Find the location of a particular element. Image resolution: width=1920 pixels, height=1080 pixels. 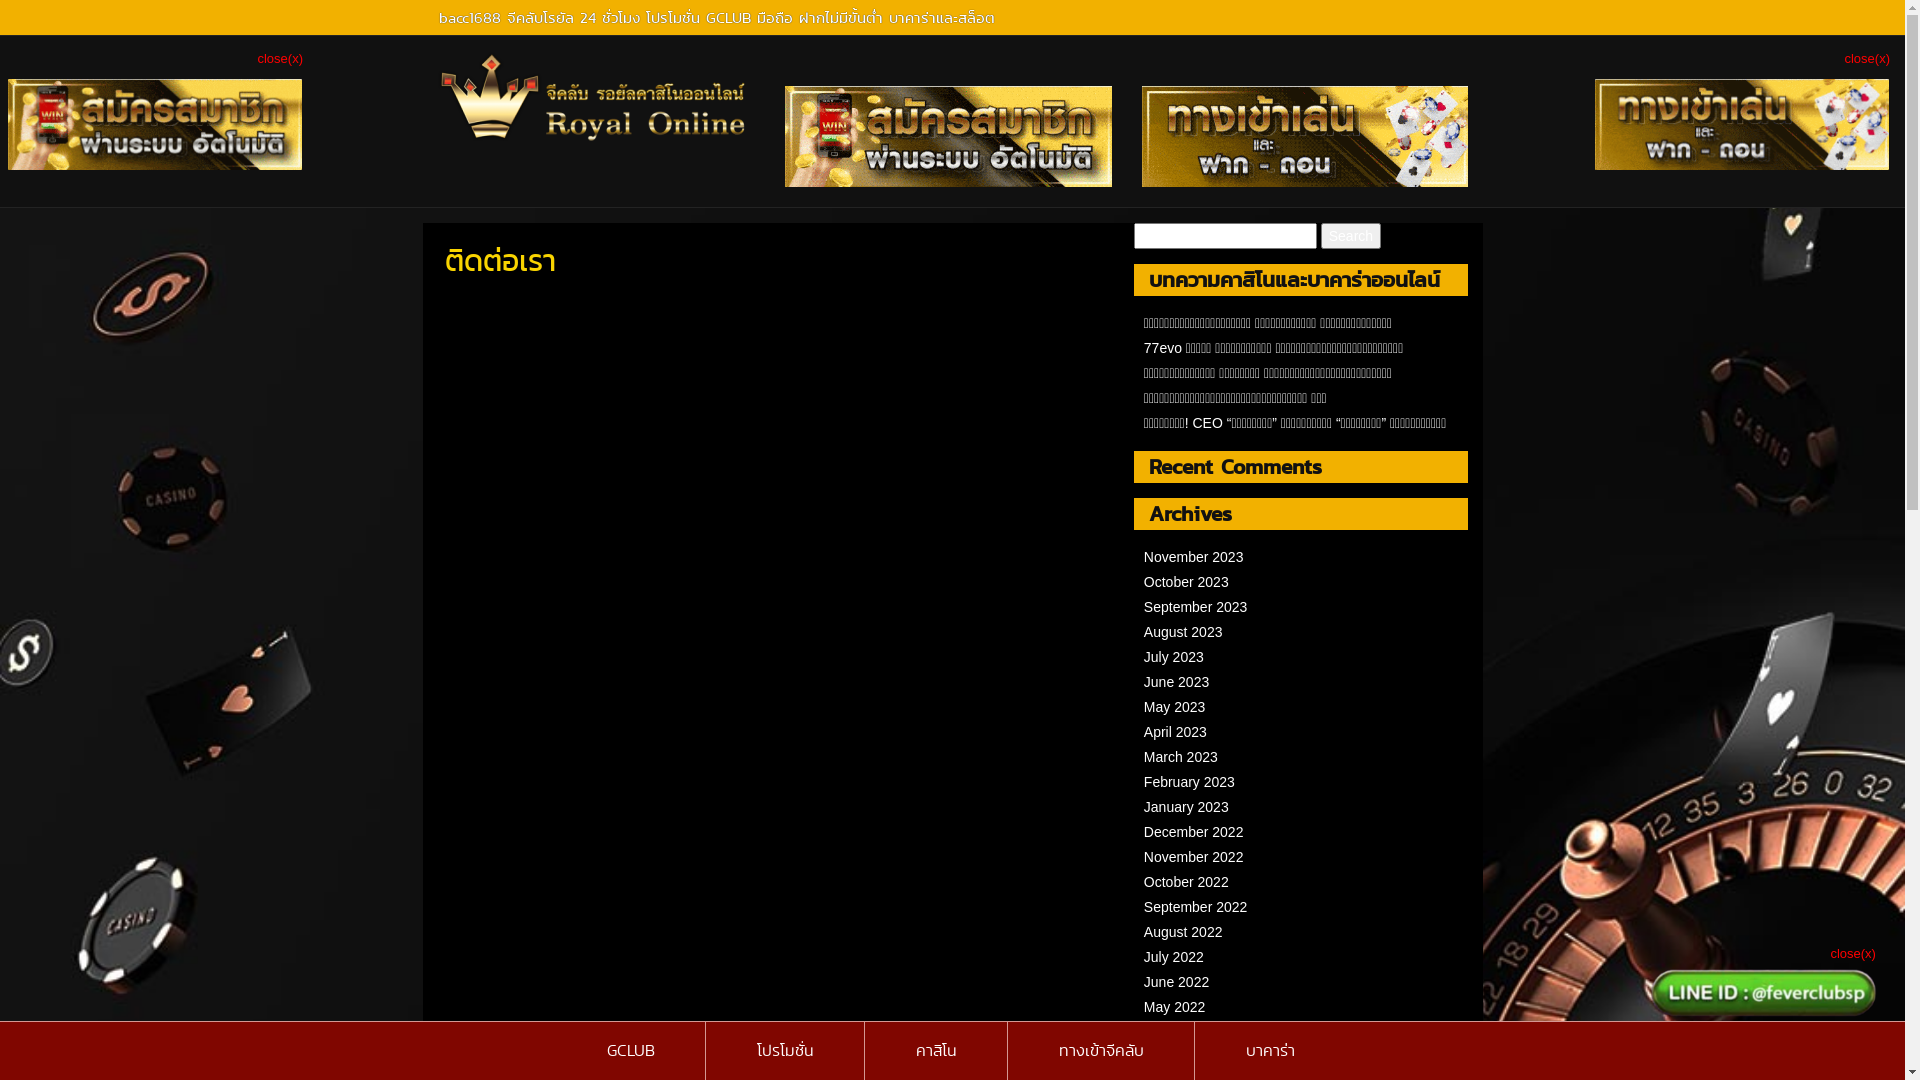

'July 2022' is located at coordinates (1143, 955).